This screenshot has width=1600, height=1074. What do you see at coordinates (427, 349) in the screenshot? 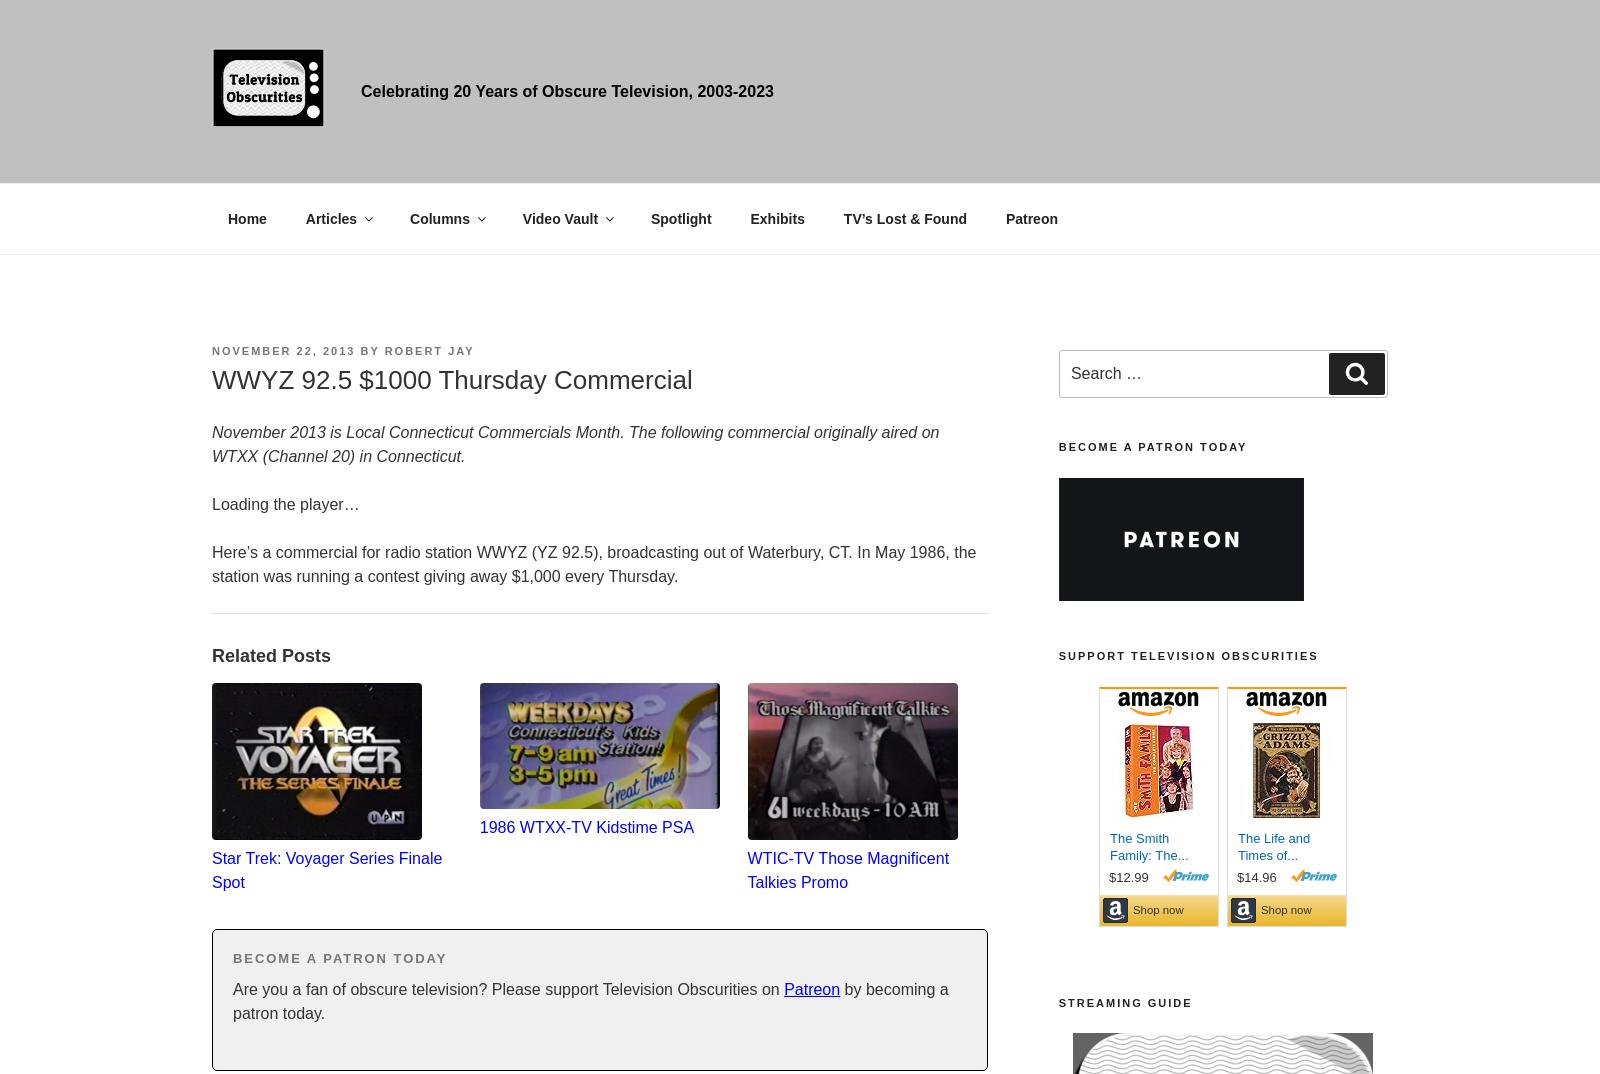
I see `'Robert Jay'` at bounding box center [427, 349].